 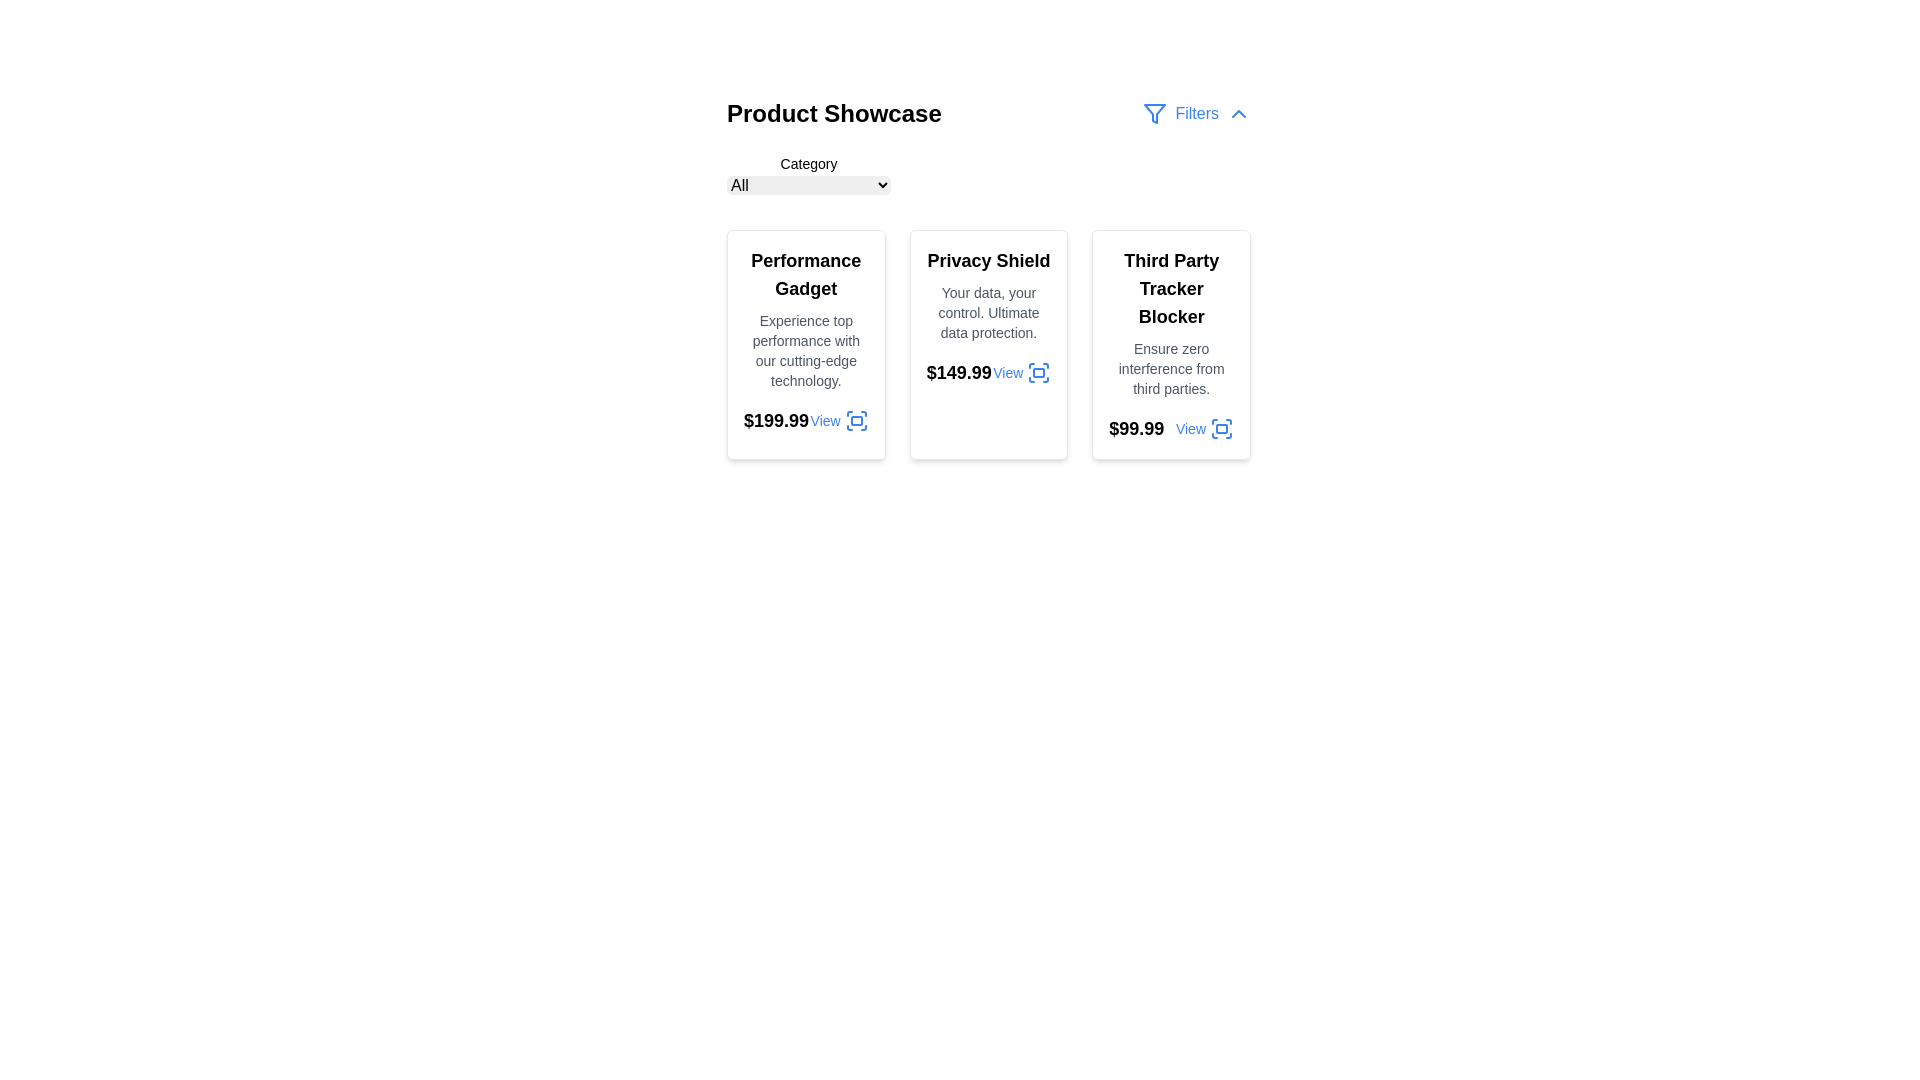 I want to click on the Dropdown indicator icon located immediately to the right of the 'Filters' text, so click(x=1237, y=114).